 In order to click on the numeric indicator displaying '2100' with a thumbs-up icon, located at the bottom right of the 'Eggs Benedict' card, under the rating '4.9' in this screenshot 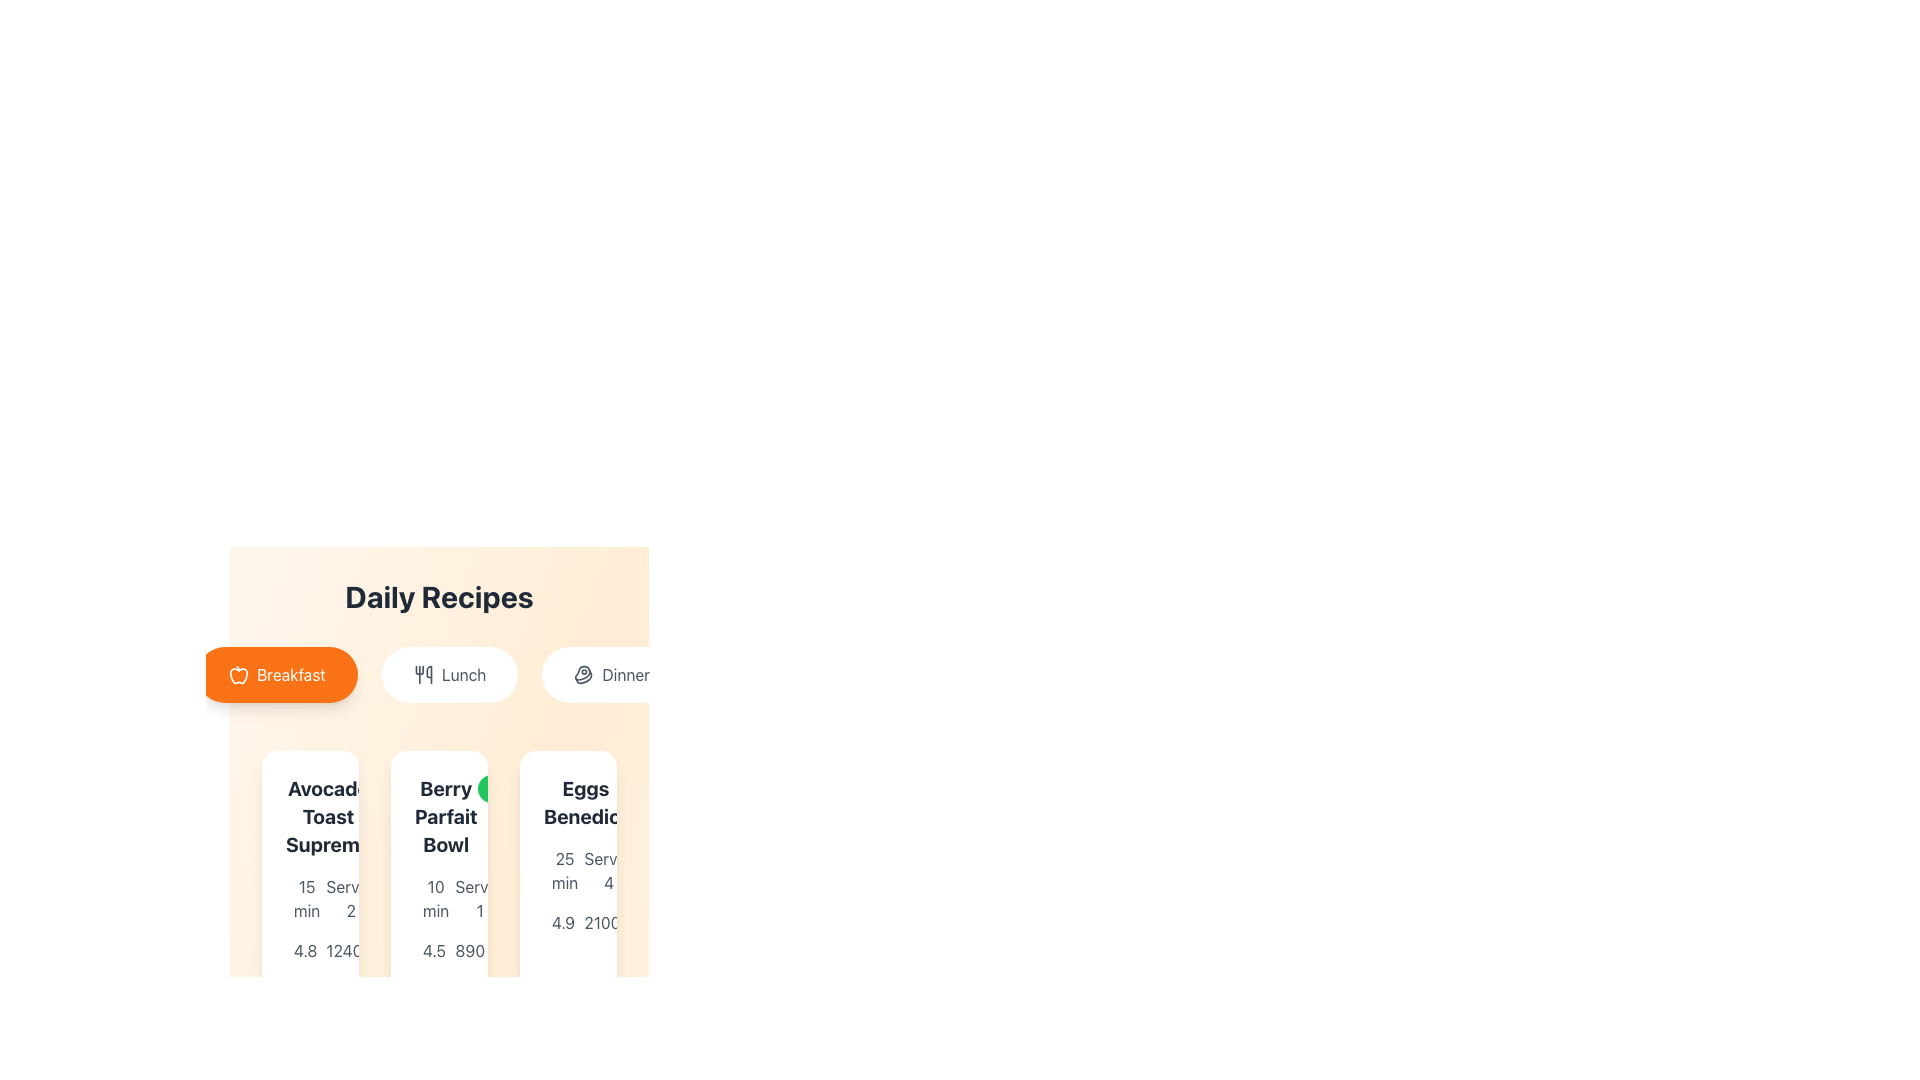, I will do `click(583, 922)`.